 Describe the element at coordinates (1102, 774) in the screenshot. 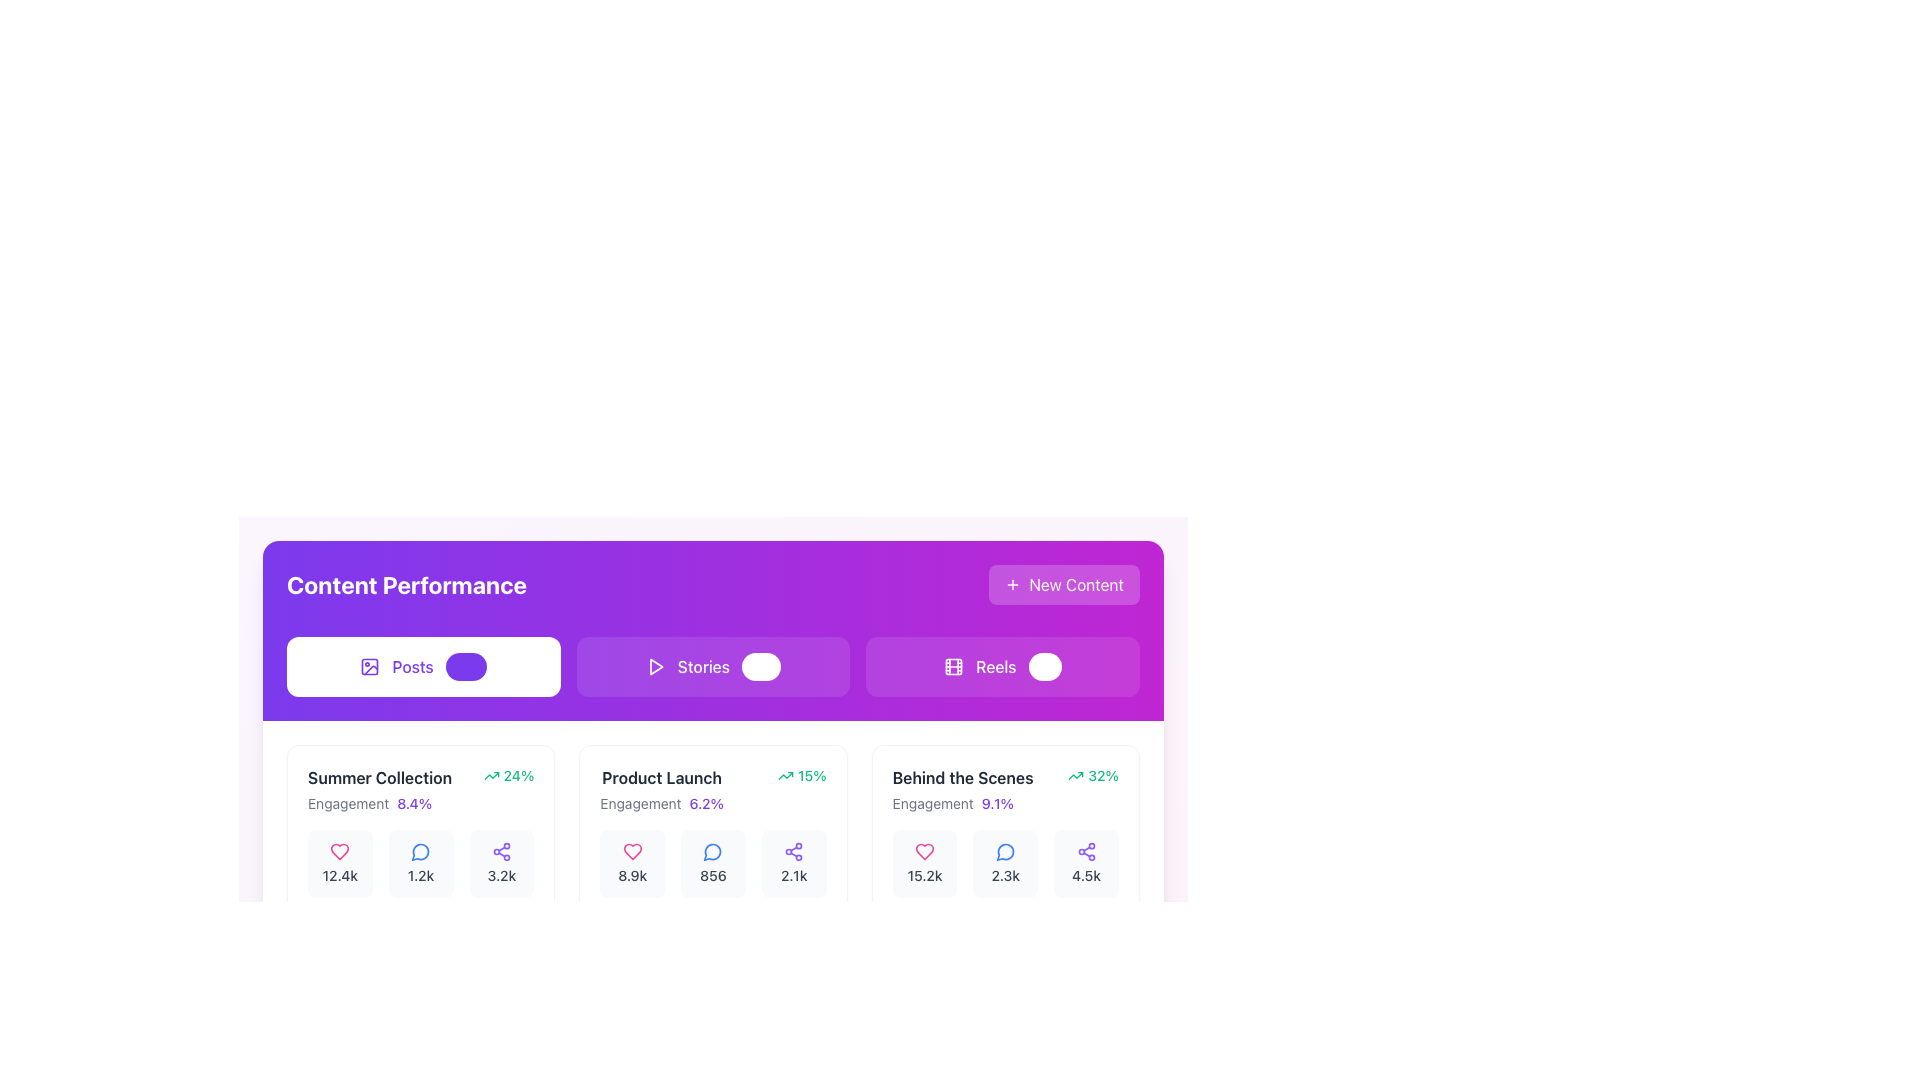

I see `the Text Label displaying '32%' in green color, which is positioned near the upper-right corner of the card labeled 'Behind the Scenes', adjacent to a trending-up icon` at that location.